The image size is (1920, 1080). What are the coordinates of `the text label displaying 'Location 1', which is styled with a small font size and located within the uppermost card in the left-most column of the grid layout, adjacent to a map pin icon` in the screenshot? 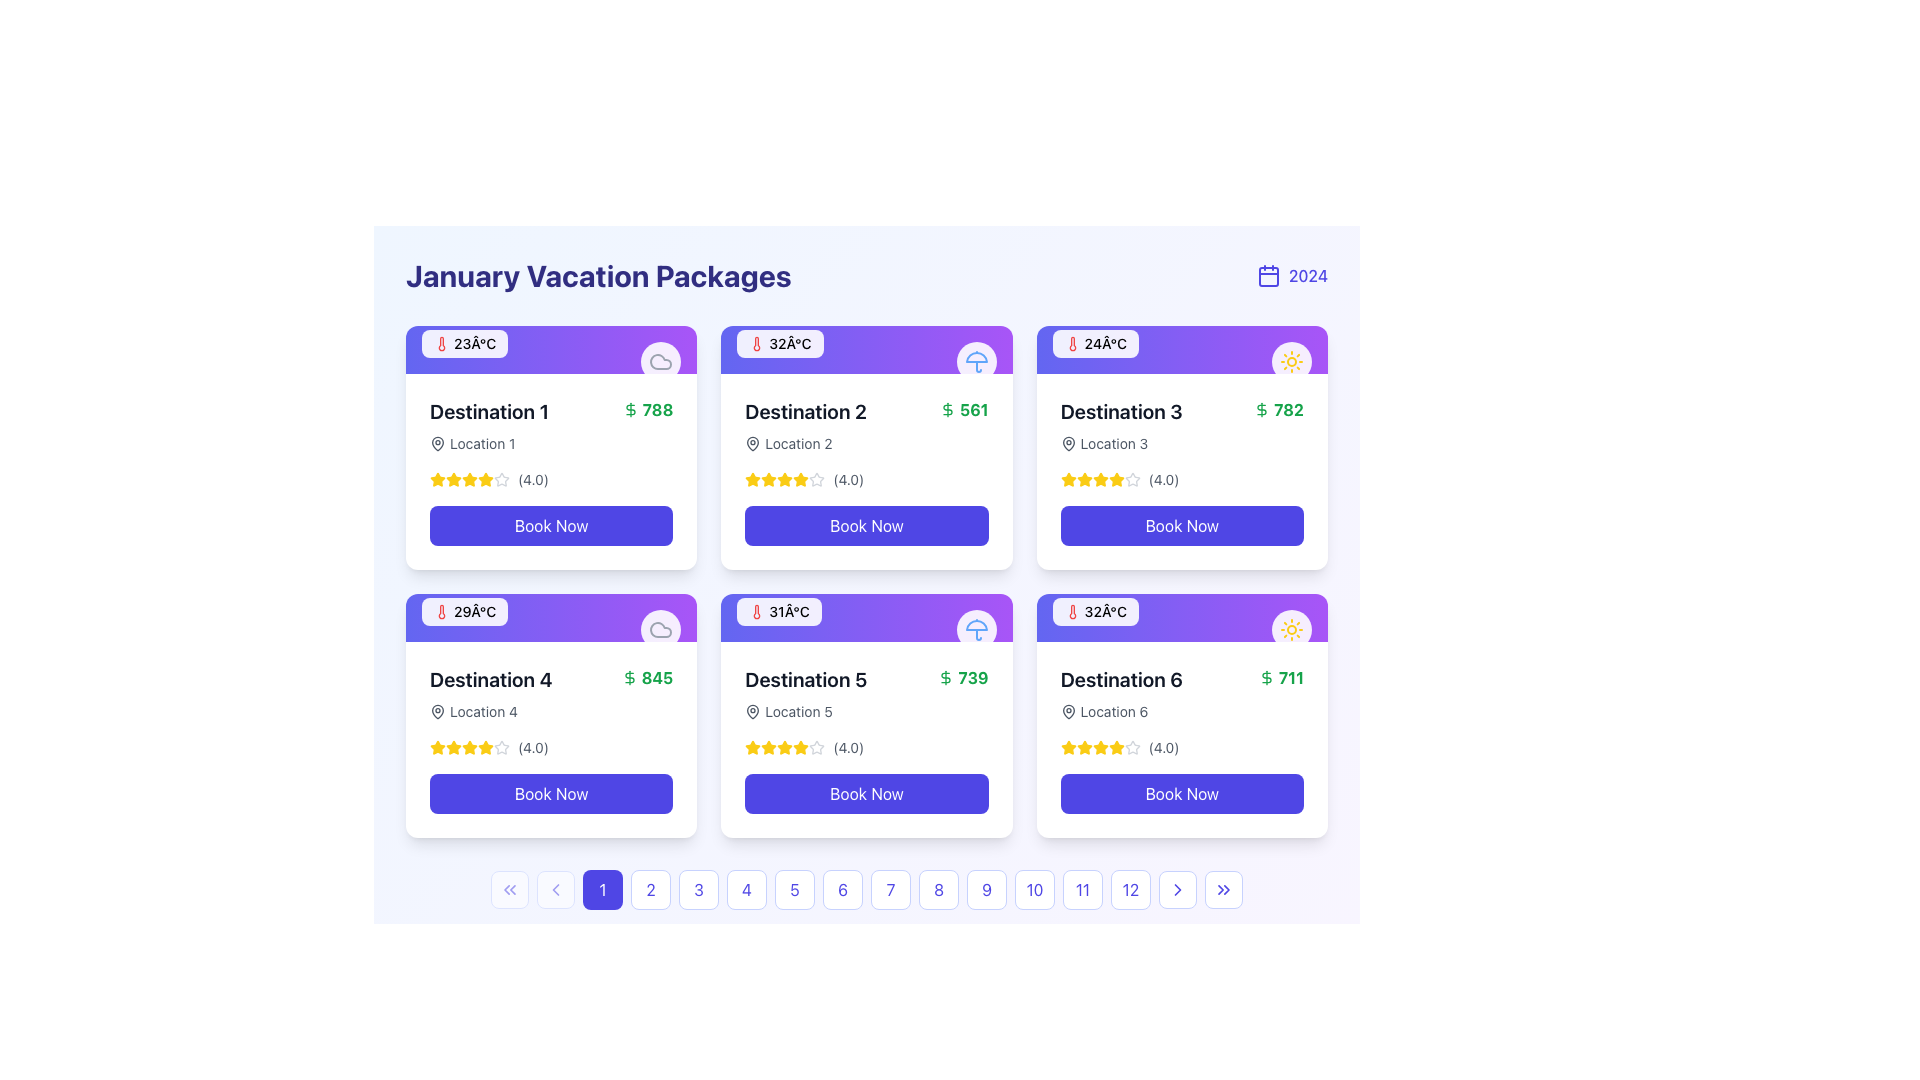 It's located at (482, 442).